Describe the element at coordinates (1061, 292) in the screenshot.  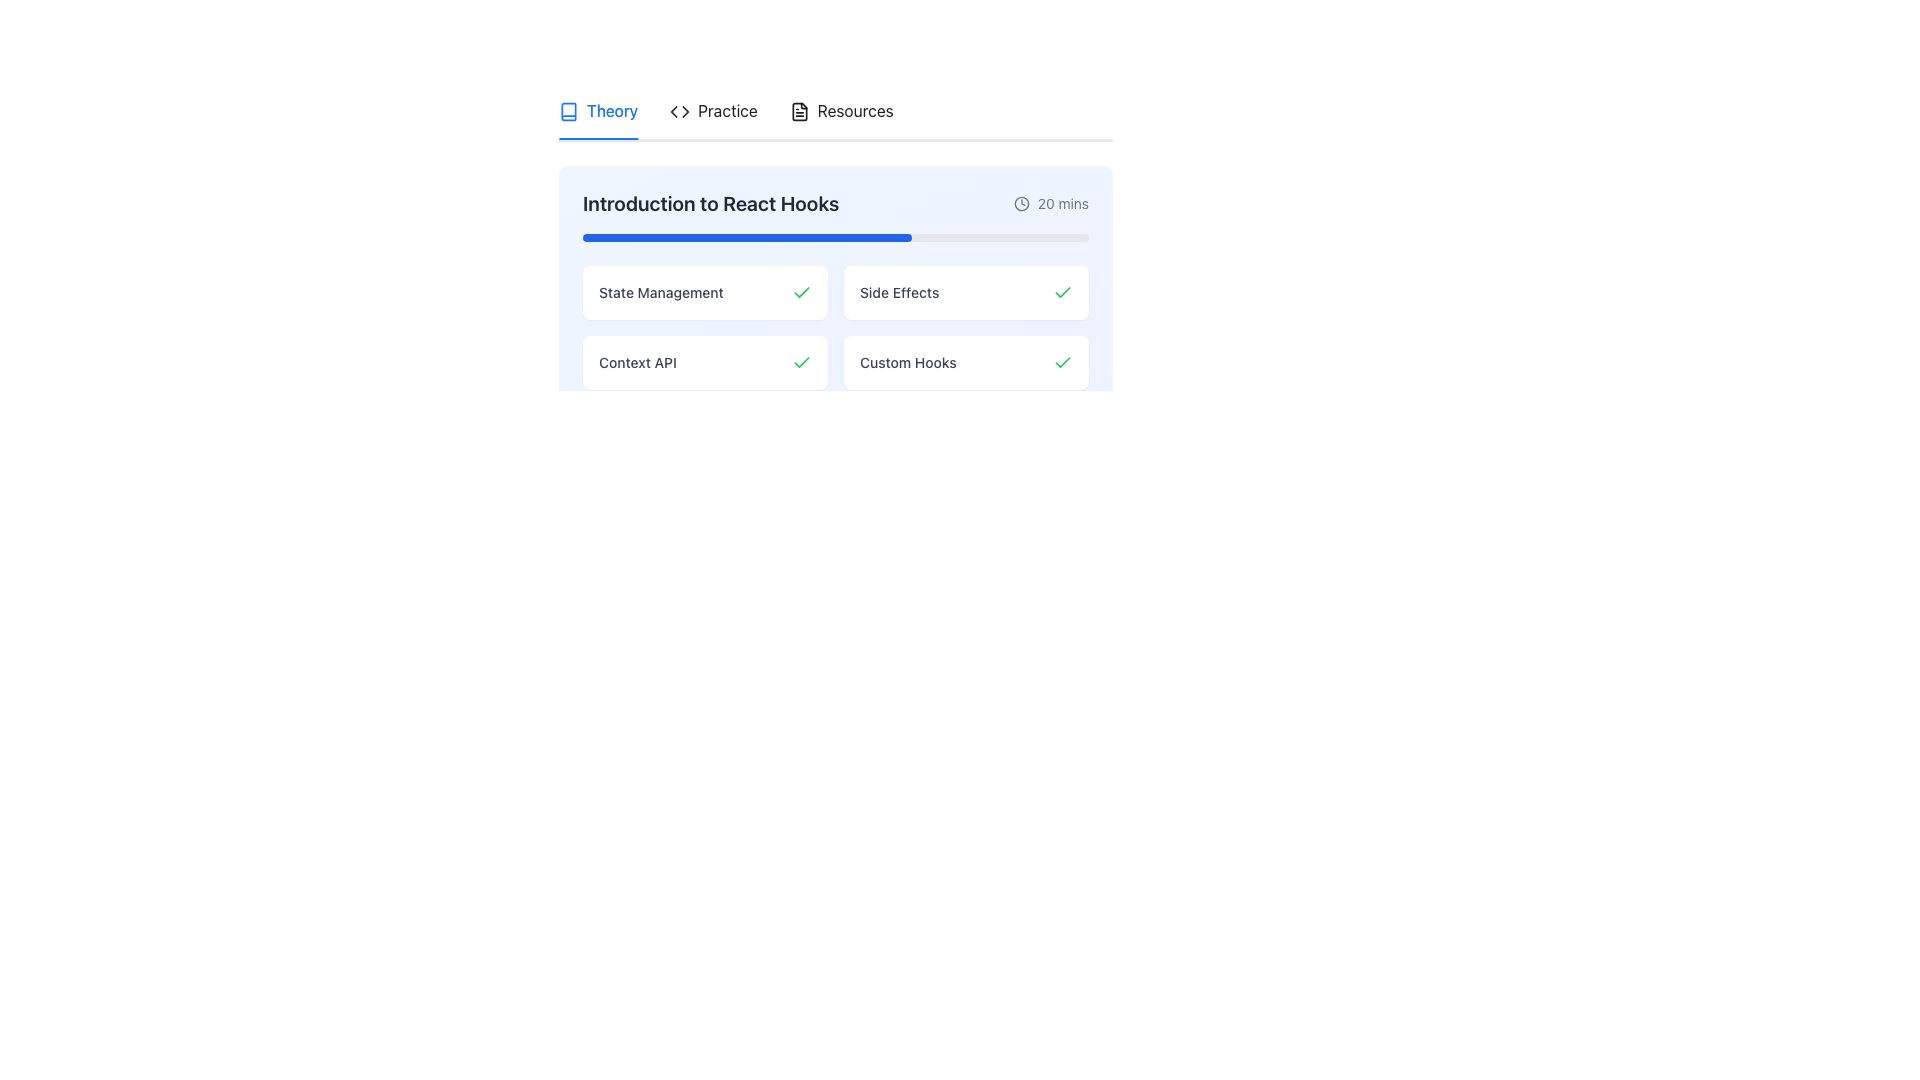
I see `the checkmark icon indicating completion or success located near the 'Side Effects' label in the second column of the topics matrix` at that location.